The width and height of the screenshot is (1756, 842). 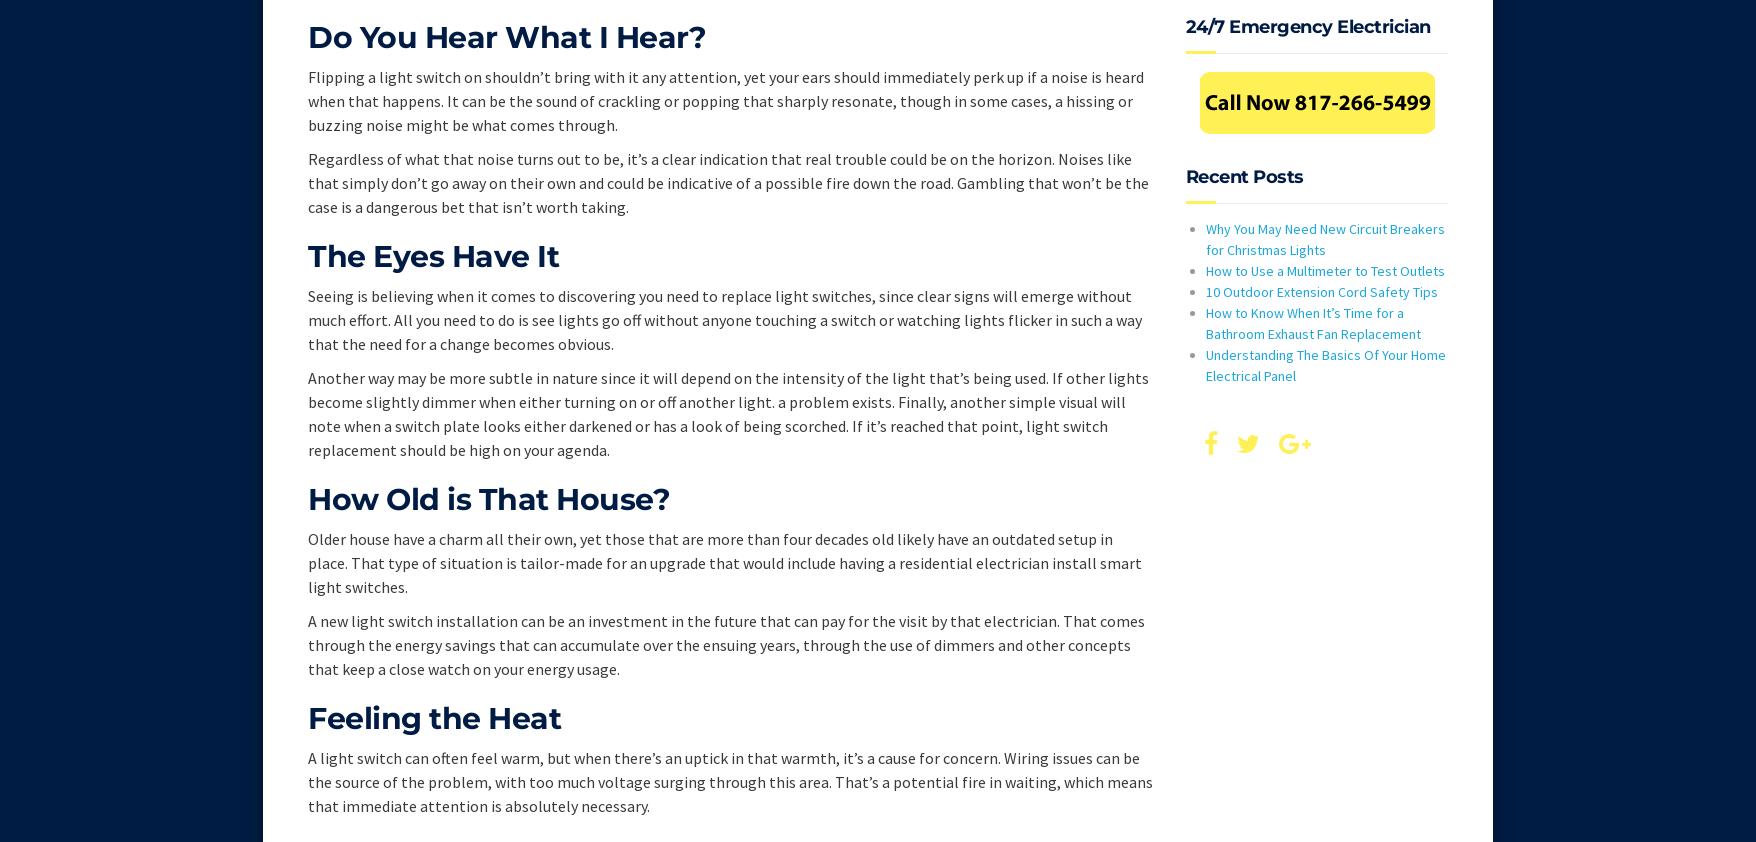 What do you see at coordinates (1311, 322) in the screenshot?
I see `'How to Know When It’s Time for a Bathroom Exhaust Fan Replacement'` at bounding box center [1311, 322].